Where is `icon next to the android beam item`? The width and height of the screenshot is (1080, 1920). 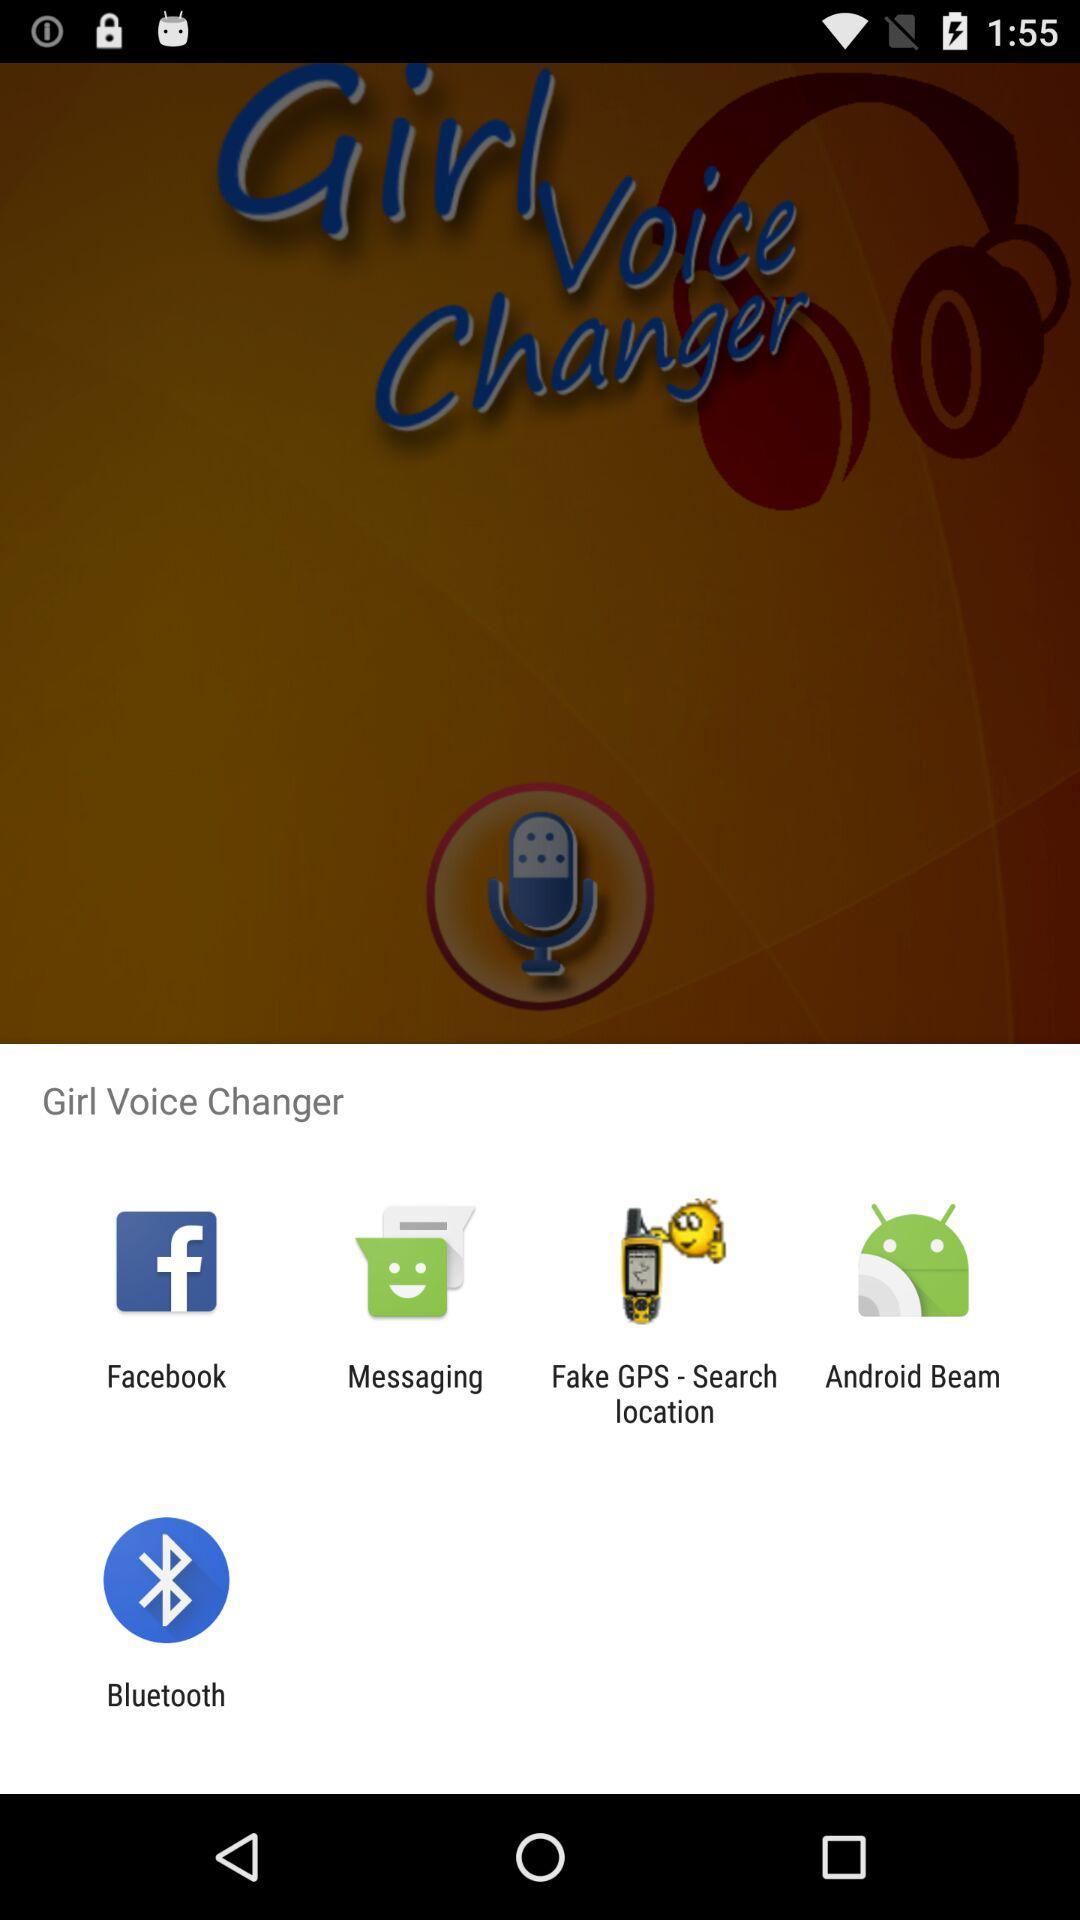 icon next to the android beam item is located at coordinates (664, 1392).